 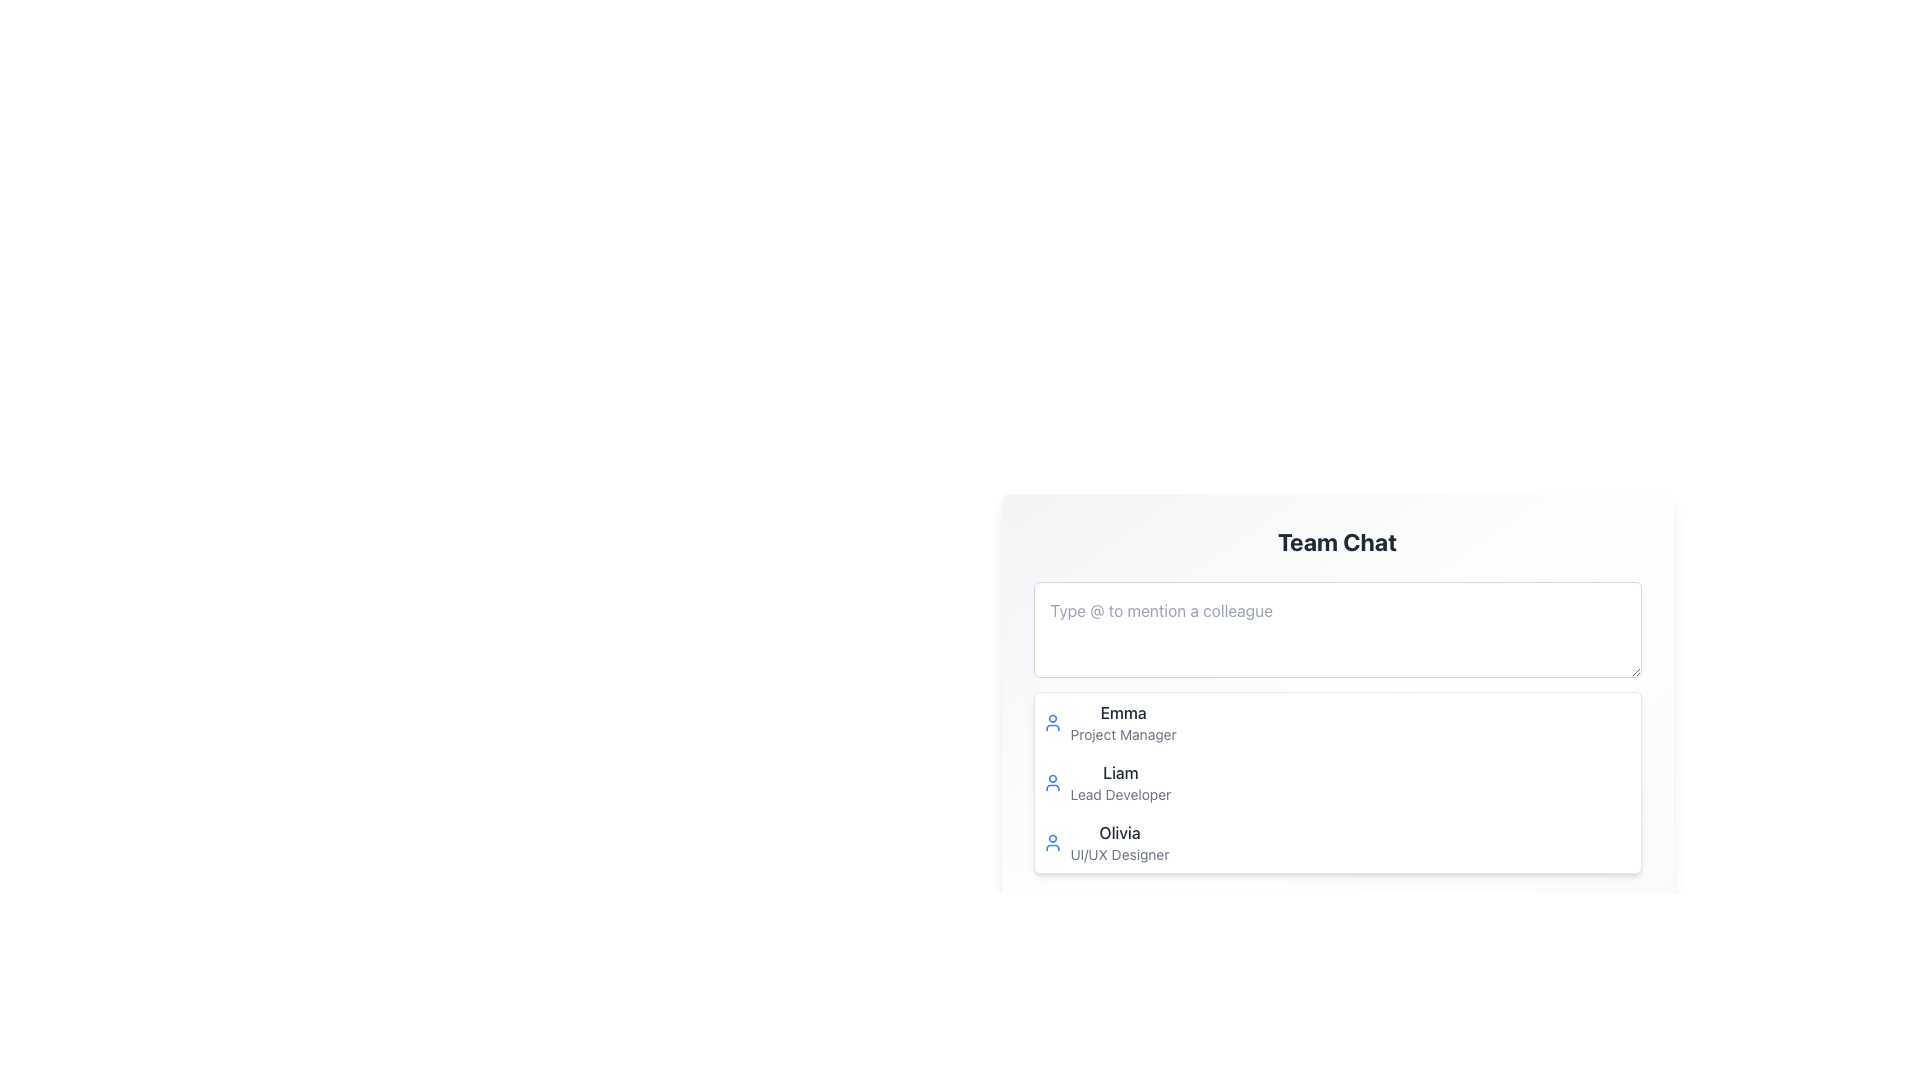 What do you see at coordinates (1118, 855) in the screenshot?
I see `the text snippet reading 'UI/UX Designer' located beneath the name 'Olivia' in the 'Team Chat' interface` at bounding box center [1118, 855].